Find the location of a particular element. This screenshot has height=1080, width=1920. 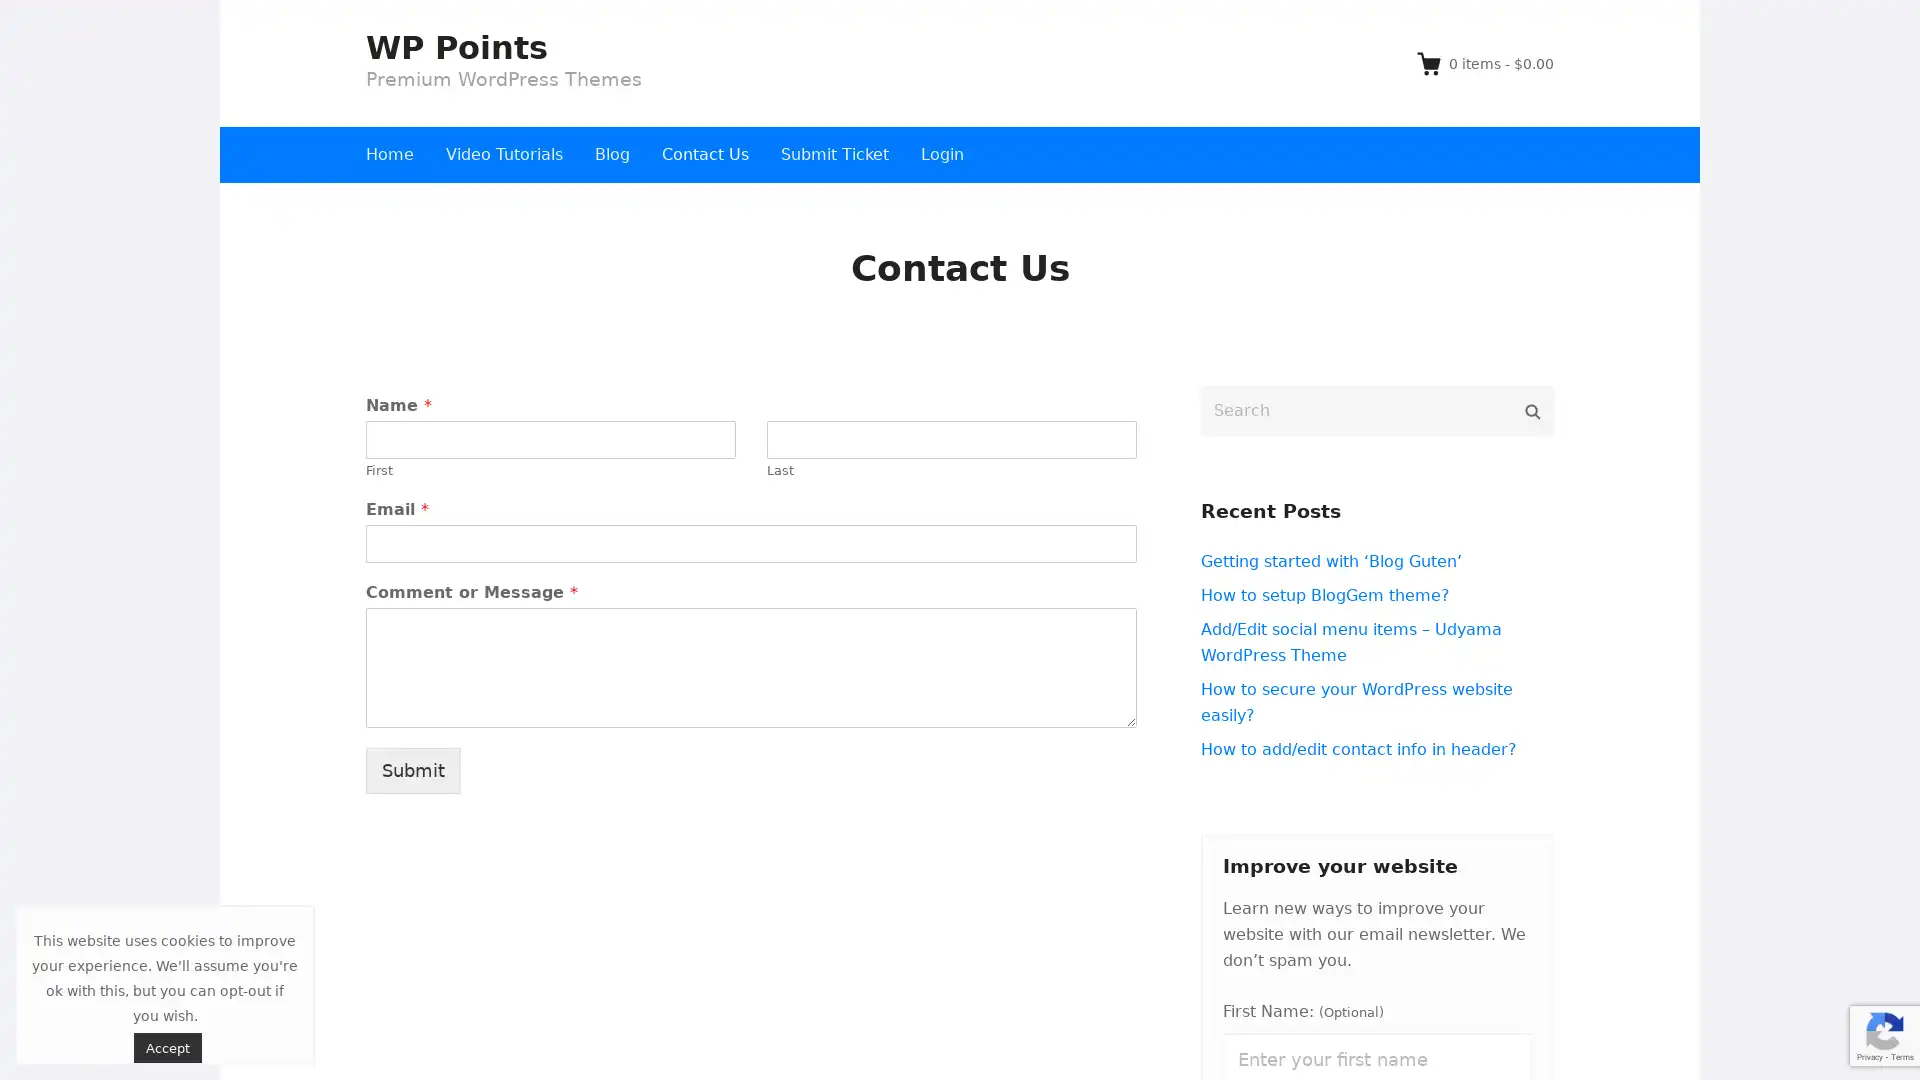

Submit is located at coordinates (412, 769).